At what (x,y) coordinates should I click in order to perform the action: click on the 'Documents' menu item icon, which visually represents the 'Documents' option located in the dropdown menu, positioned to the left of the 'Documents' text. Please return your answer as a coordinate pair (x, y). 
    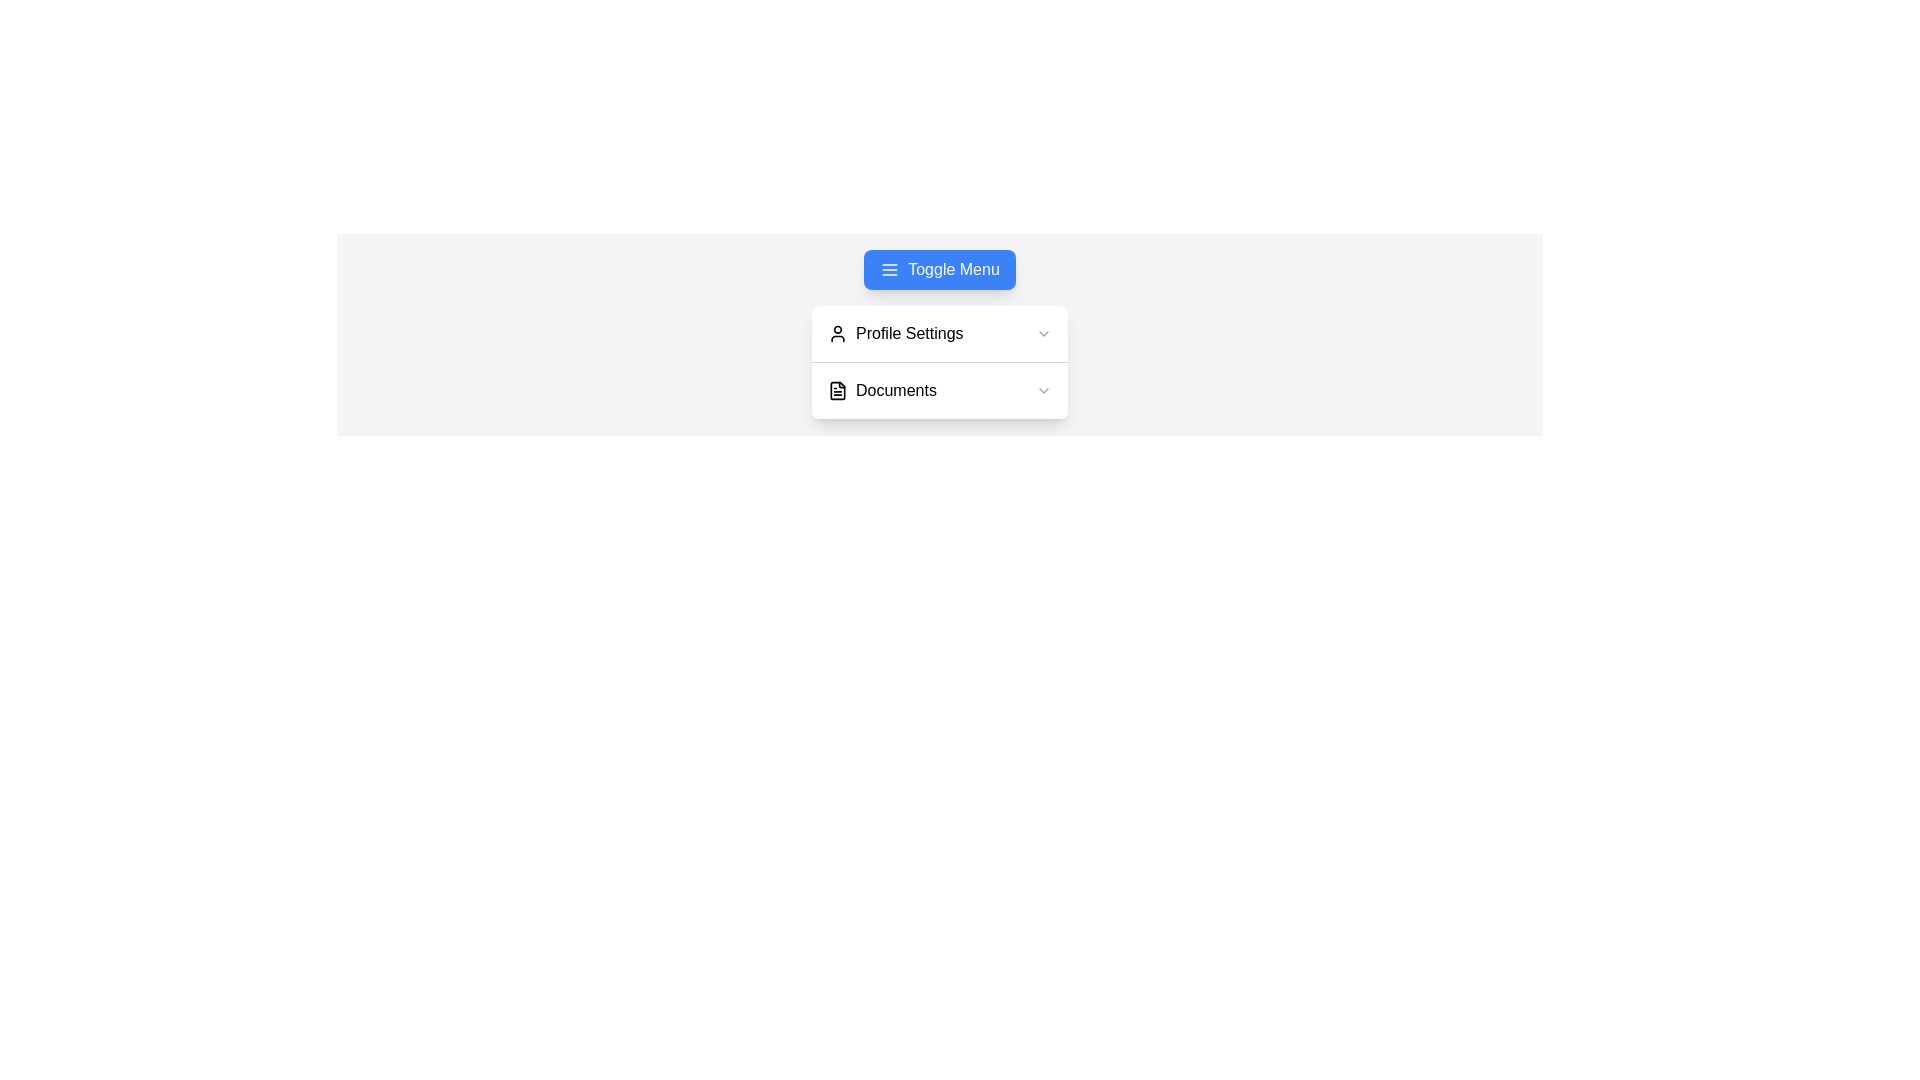
    Looking at the image, I should click on (838, 390).